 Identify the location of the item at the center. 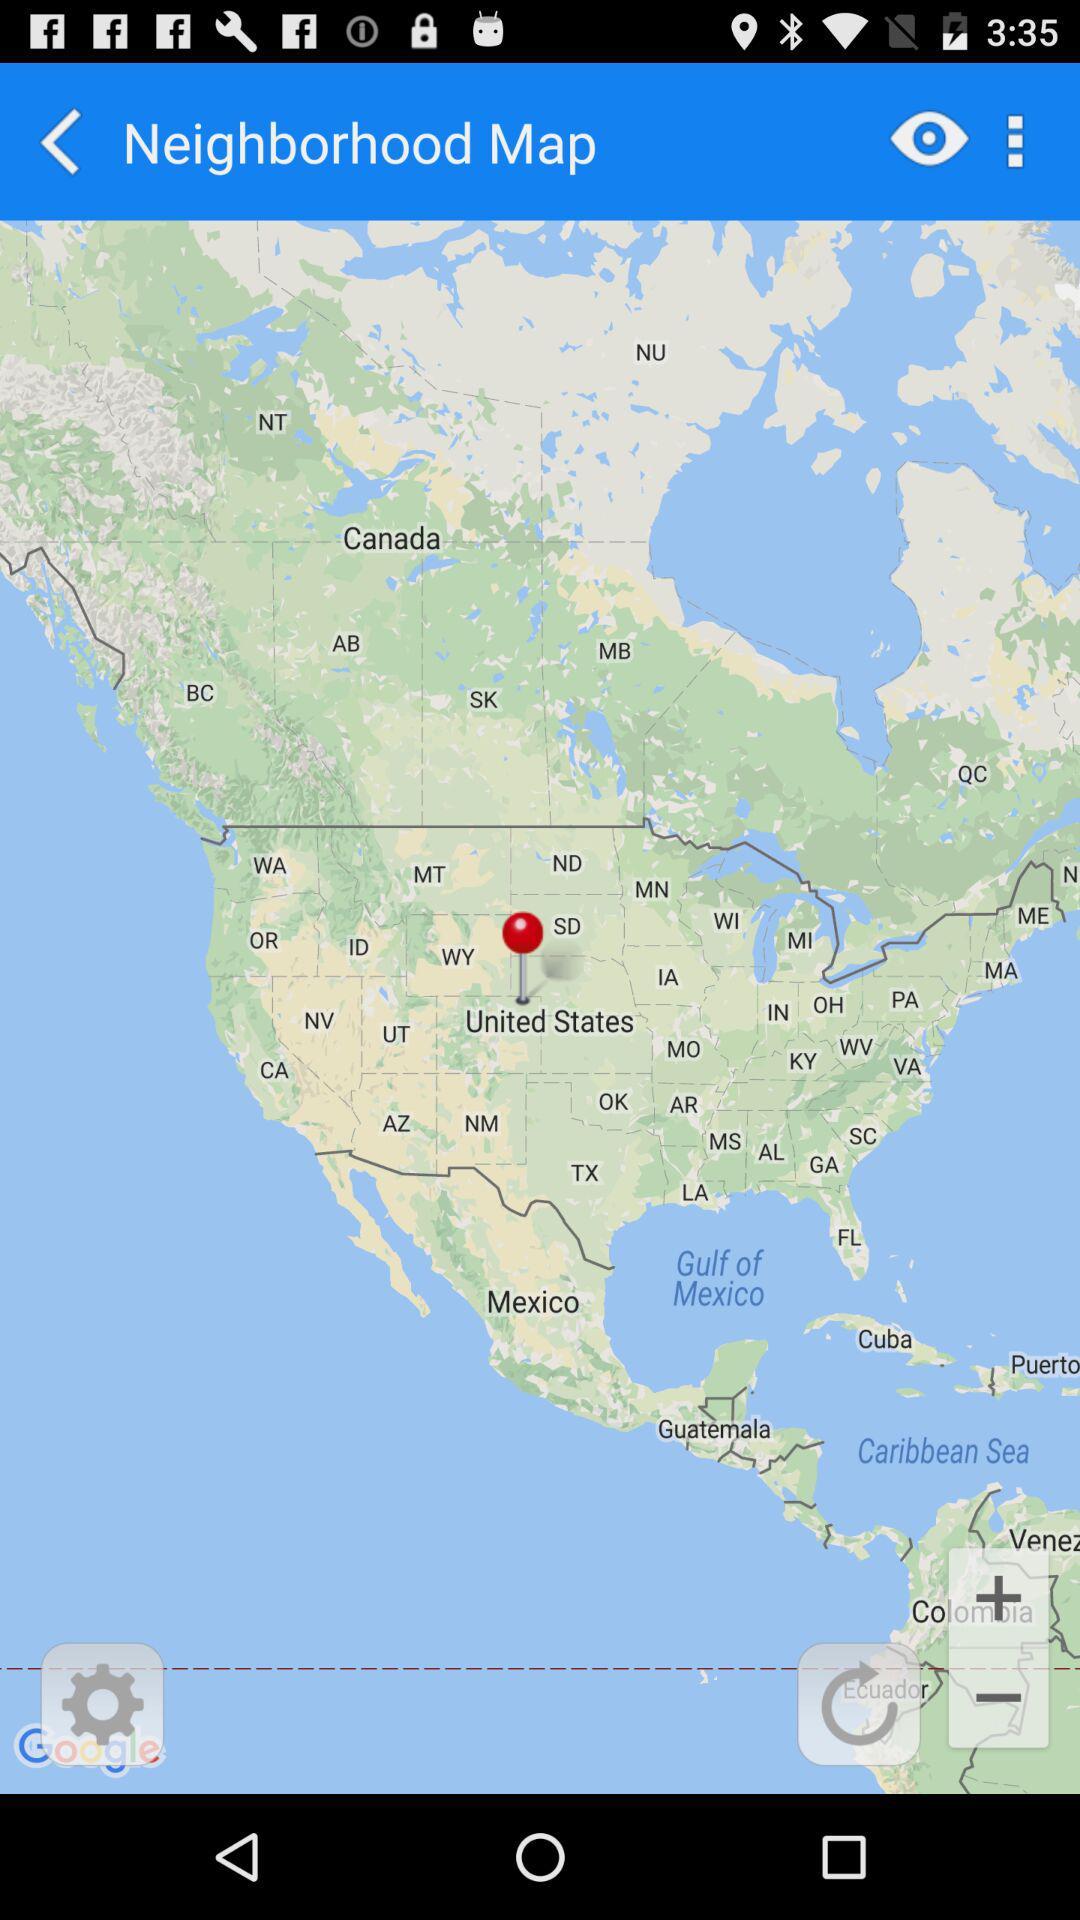
(540, 1007).